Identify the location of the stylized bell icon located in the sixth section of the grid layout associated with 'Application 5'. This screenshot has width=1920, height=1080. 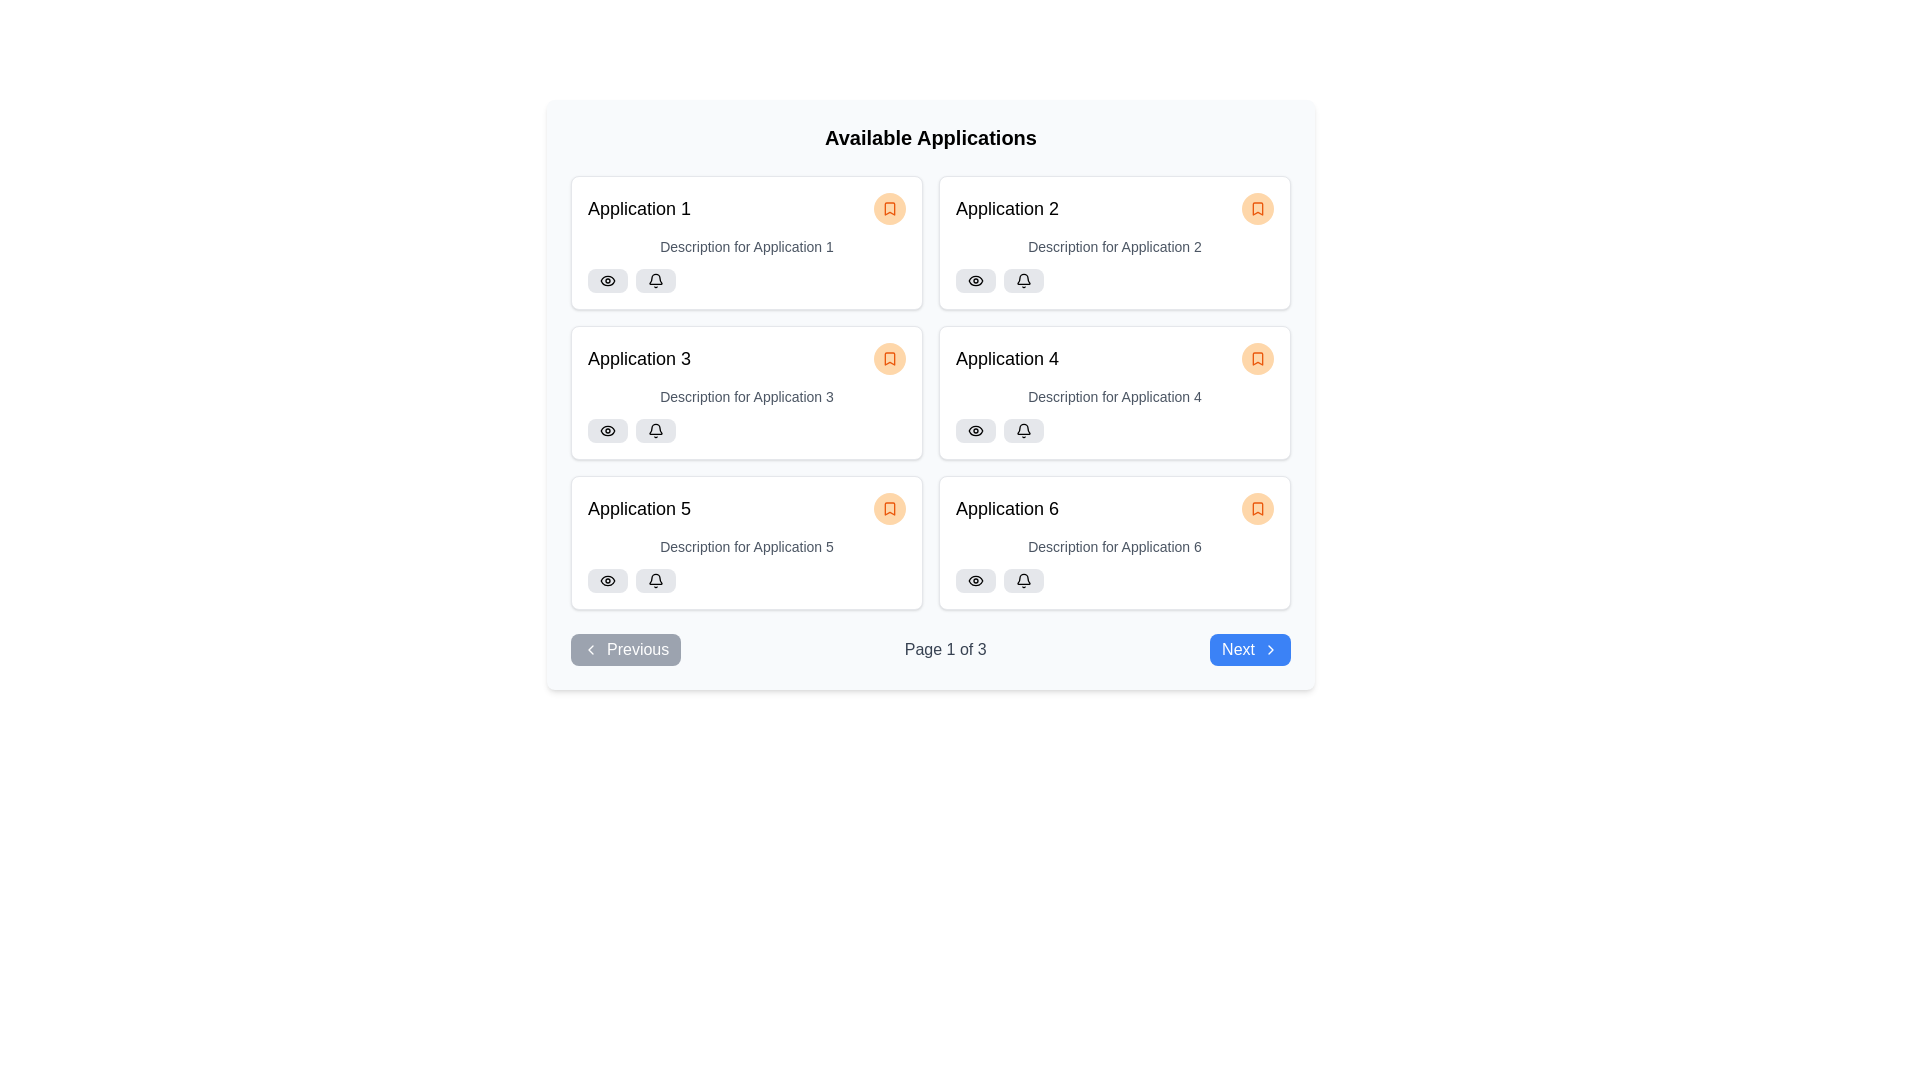
(656, 579).